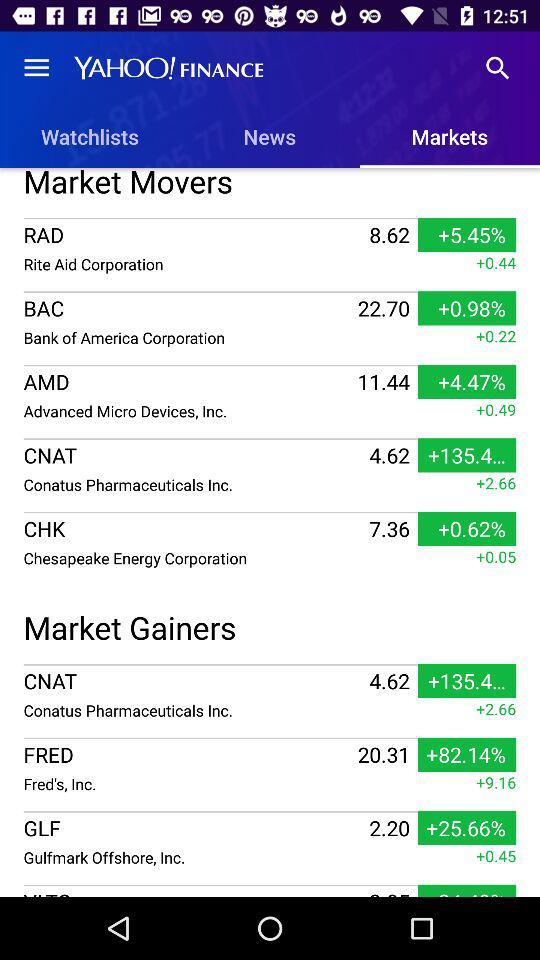 This screenshot has width=540, height=960. I want to click on item above the +0.05 icon, so click(270, 511).